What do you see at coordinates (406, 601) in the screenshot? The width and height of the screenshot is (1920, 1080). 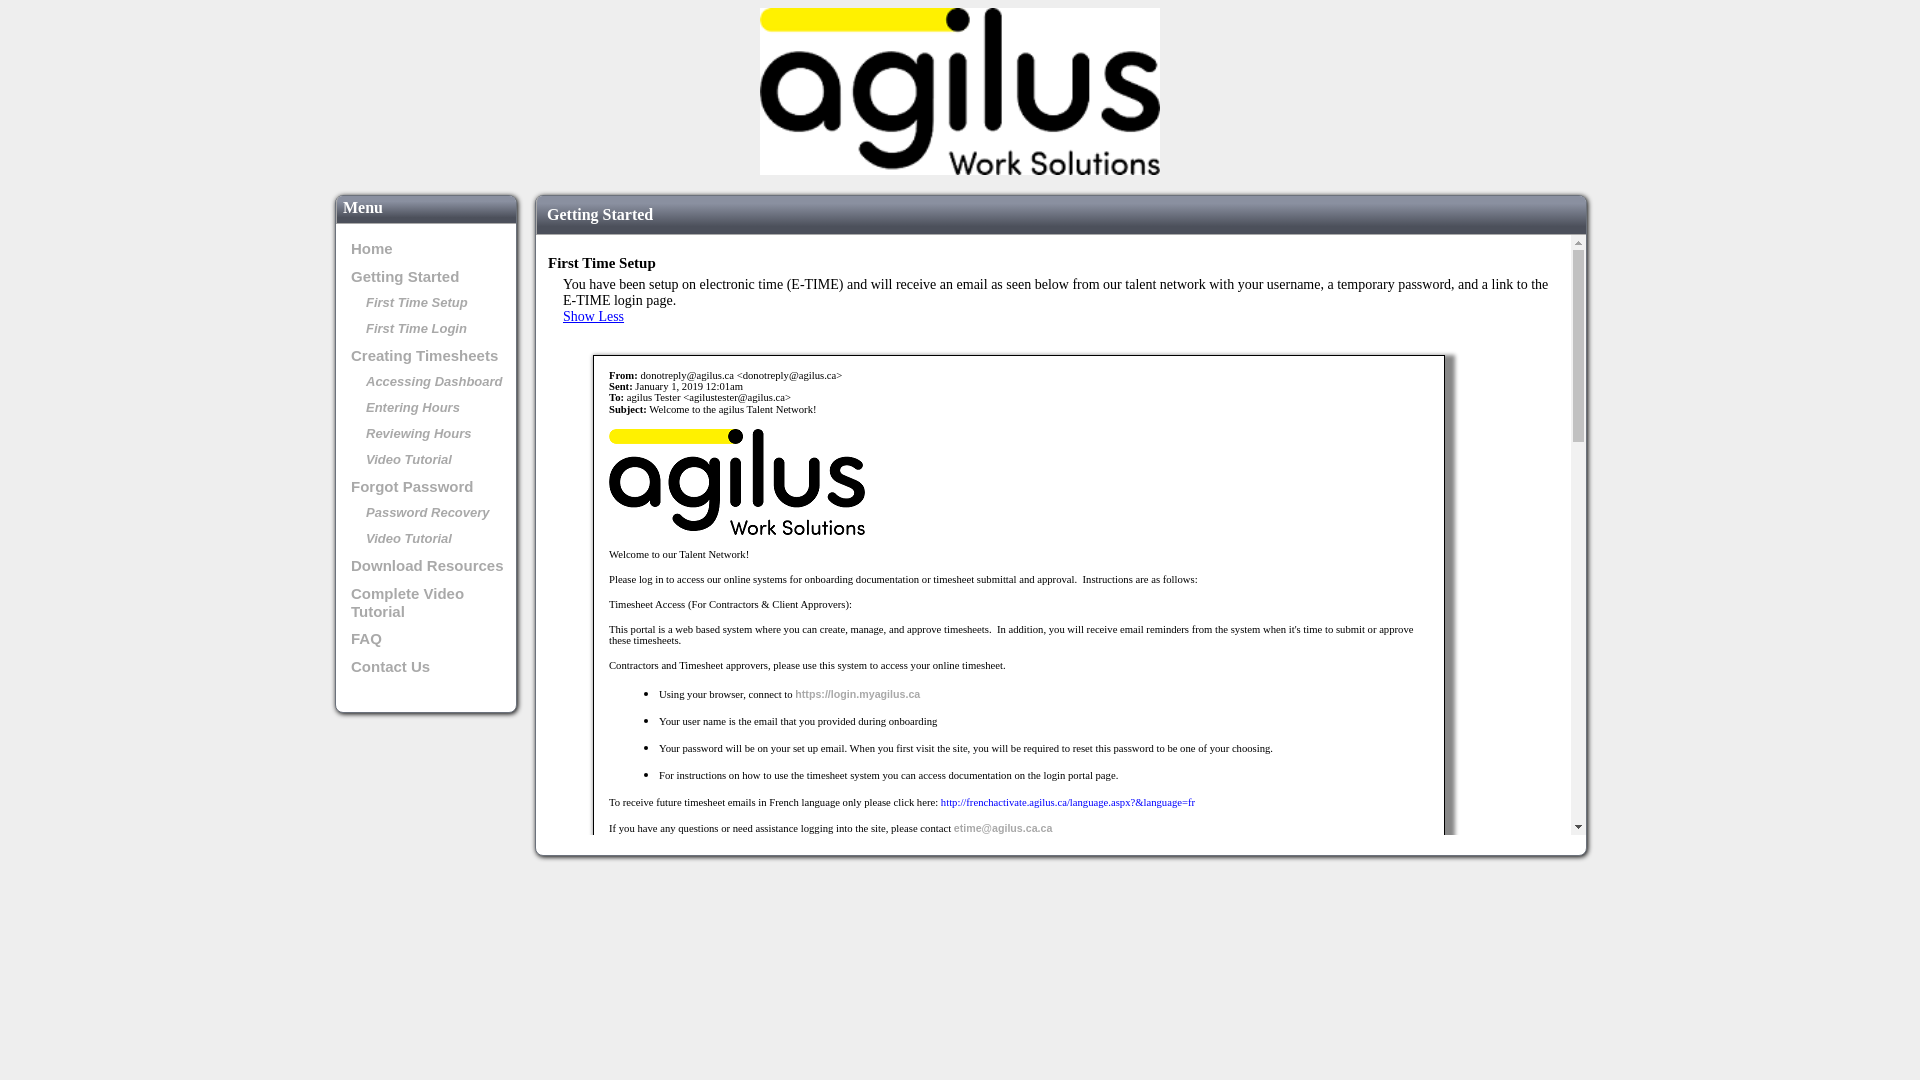 I see `'Complete Video Tutorial'` at bounding box center [406, 601].